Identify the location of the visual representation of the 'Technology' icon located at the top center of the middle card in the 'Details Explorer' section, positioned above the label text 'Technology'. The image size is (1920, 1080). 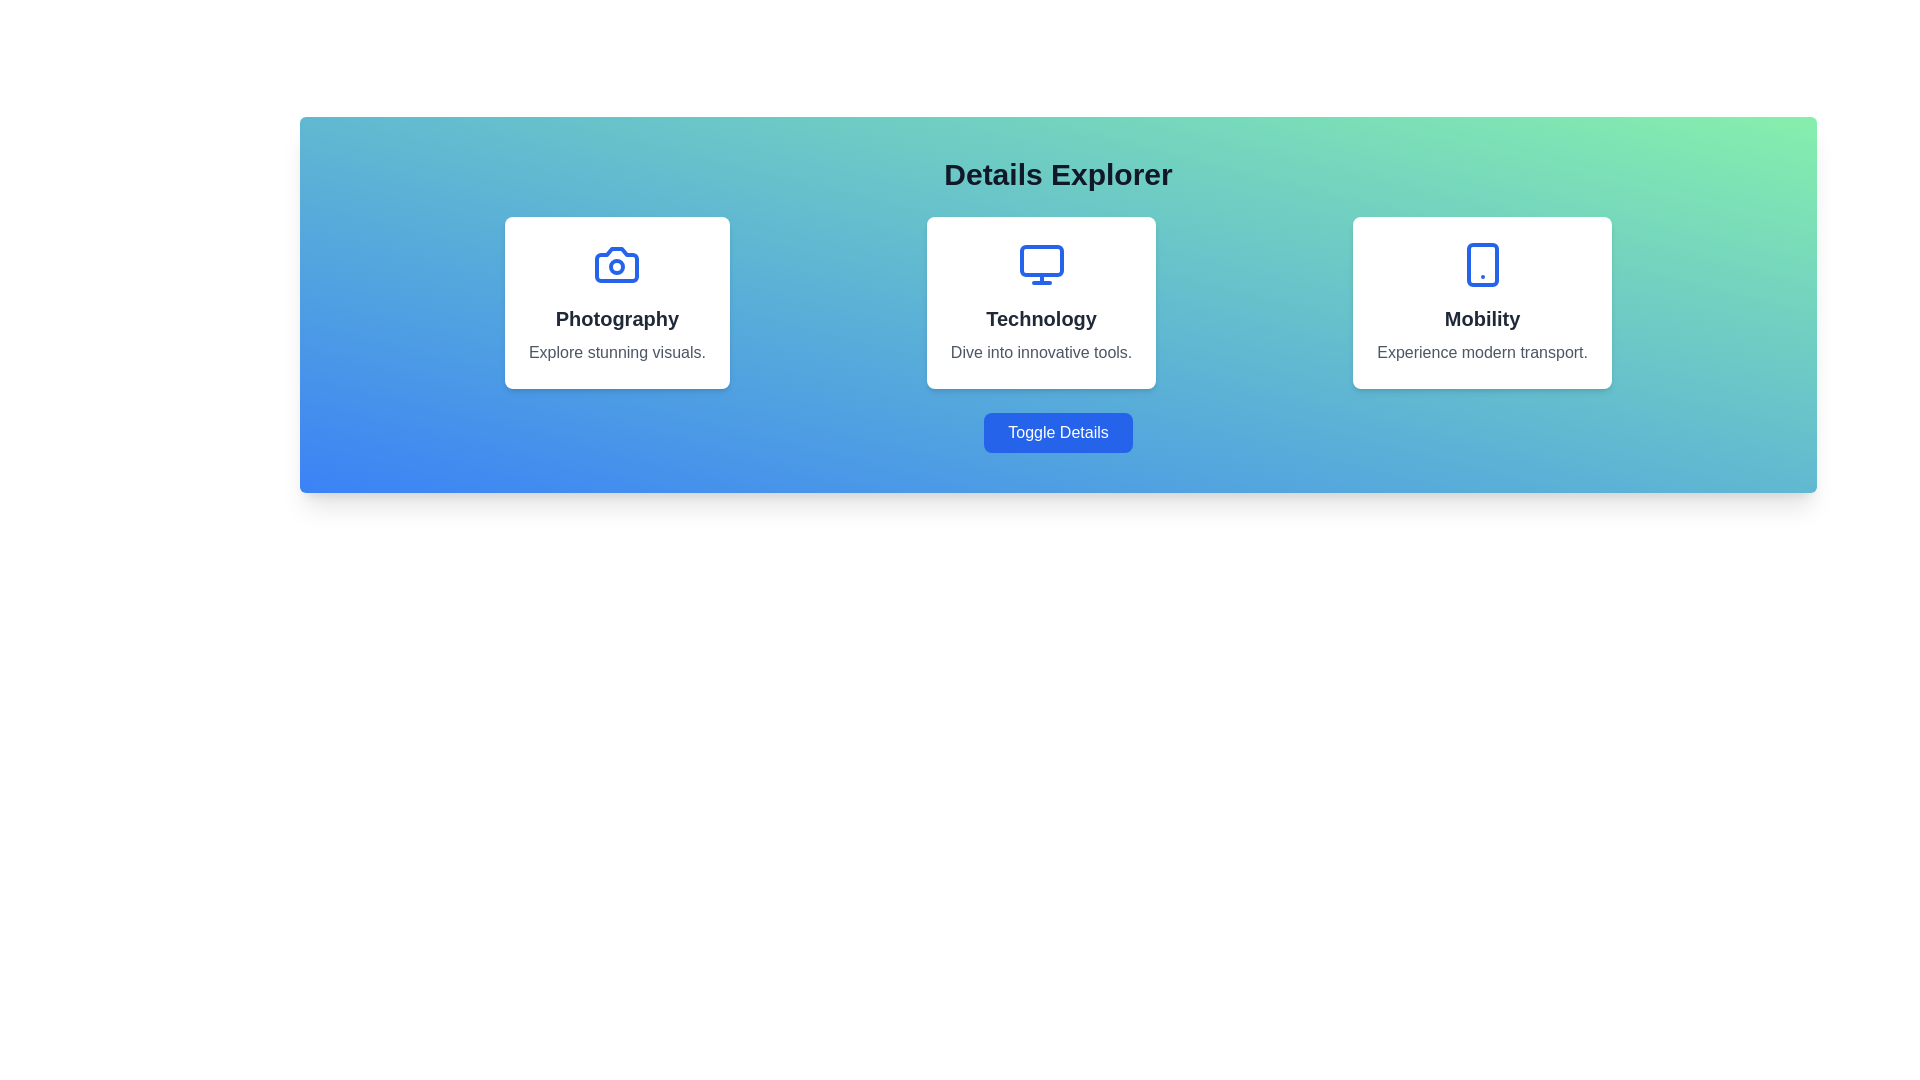
(1040, 264).